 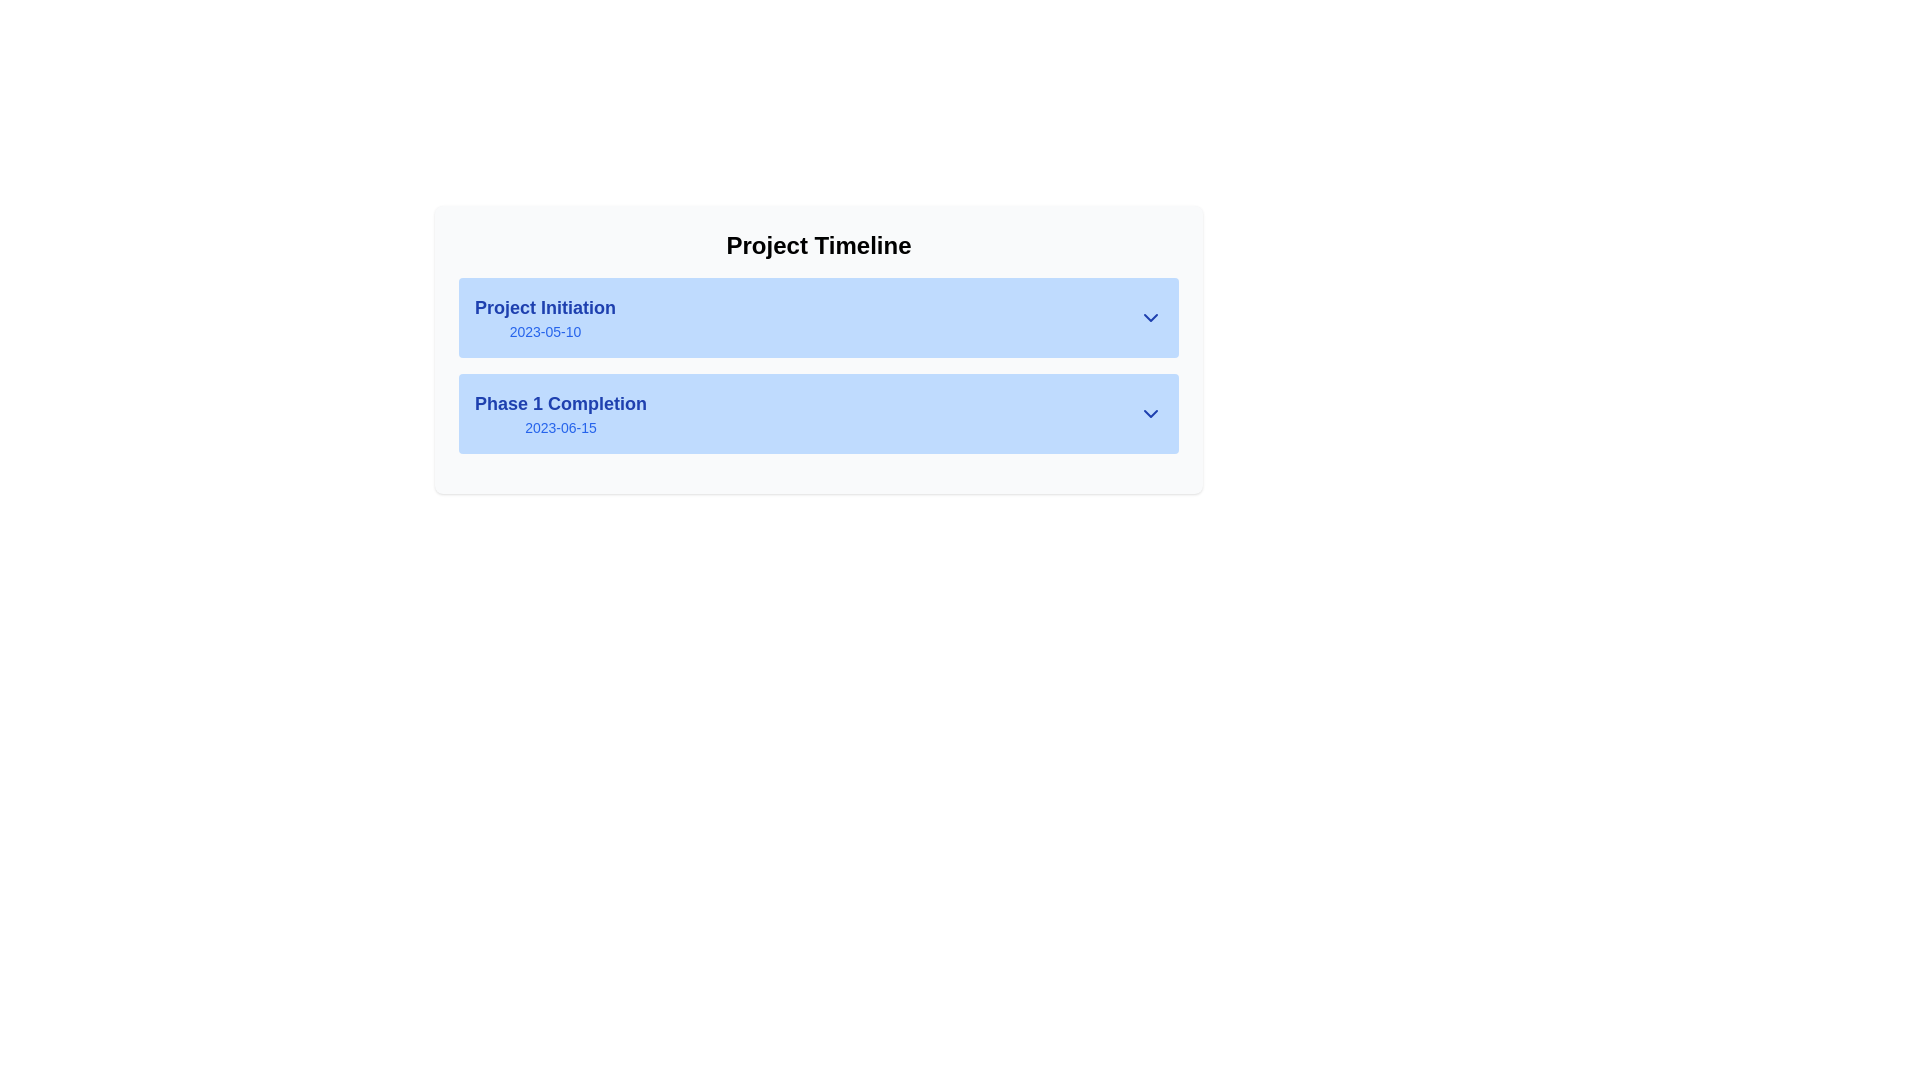 I want to click on the text label 'Project Initiation' which serves as the header for a milestone entry in the timeline interface, so click(x=545, y=308).